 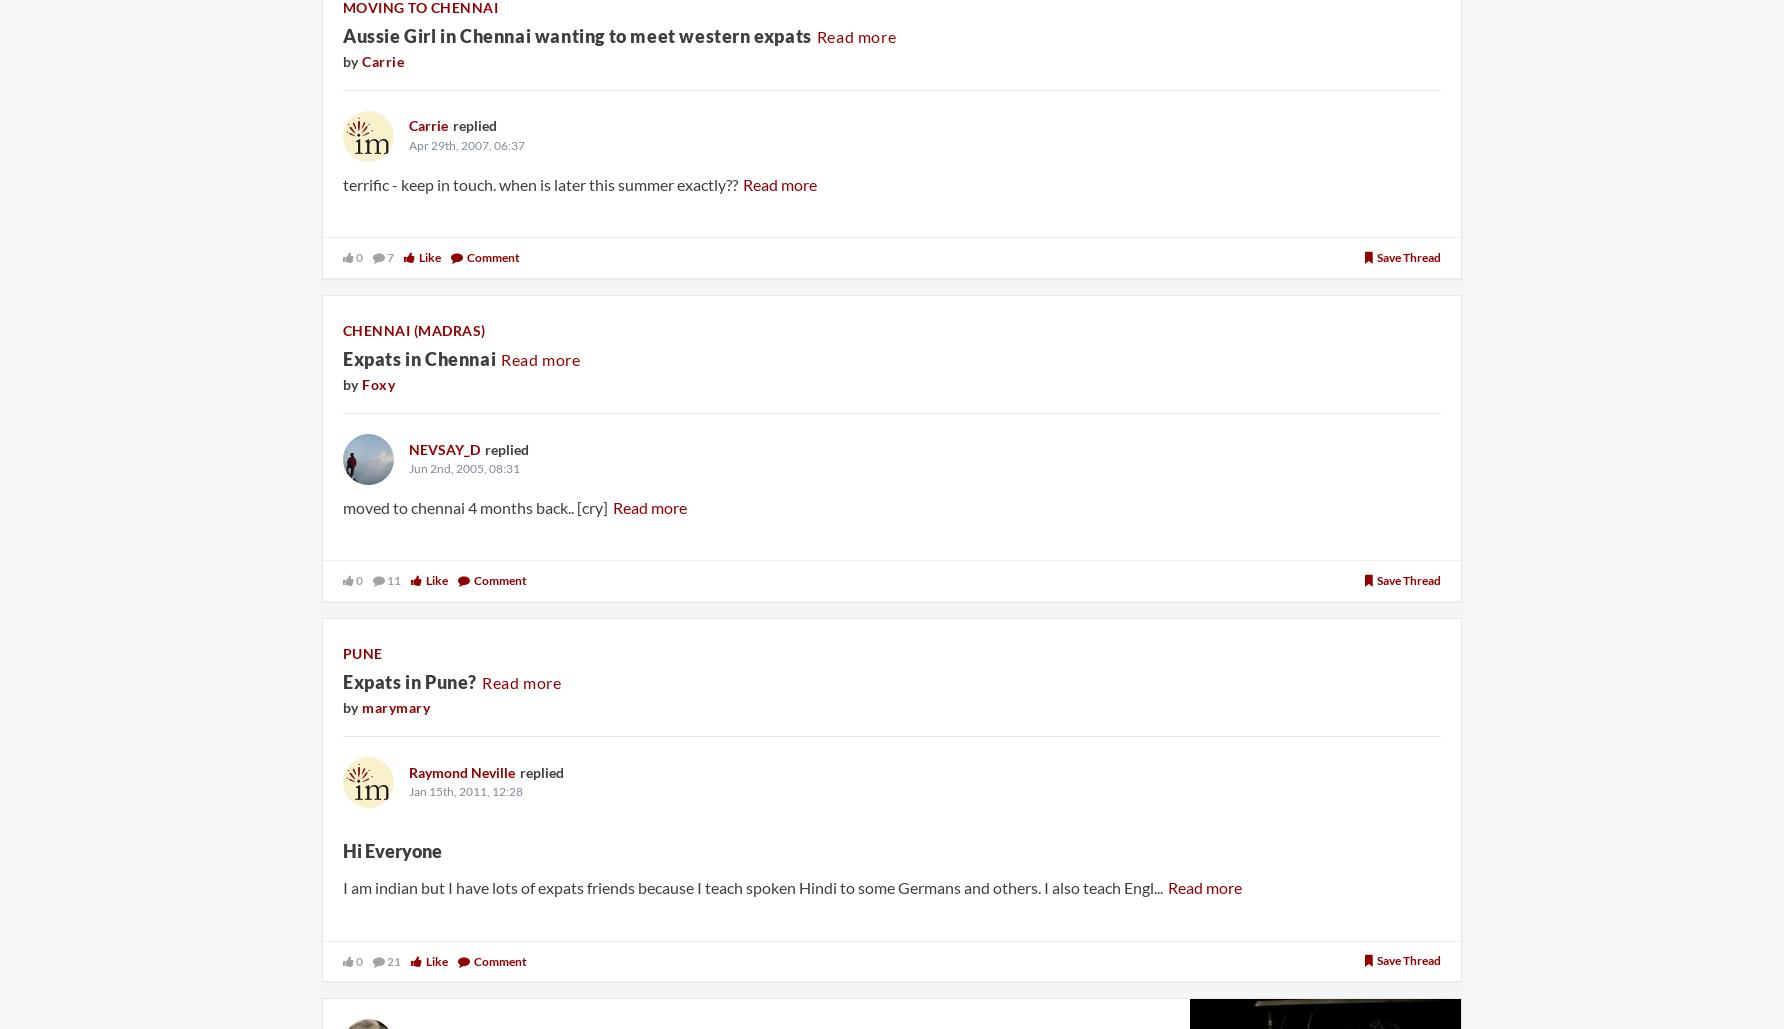 What do you see at coordinates (361, 652) in the screenshot?
I see `'Pune'` at bounding box center [361, 652].